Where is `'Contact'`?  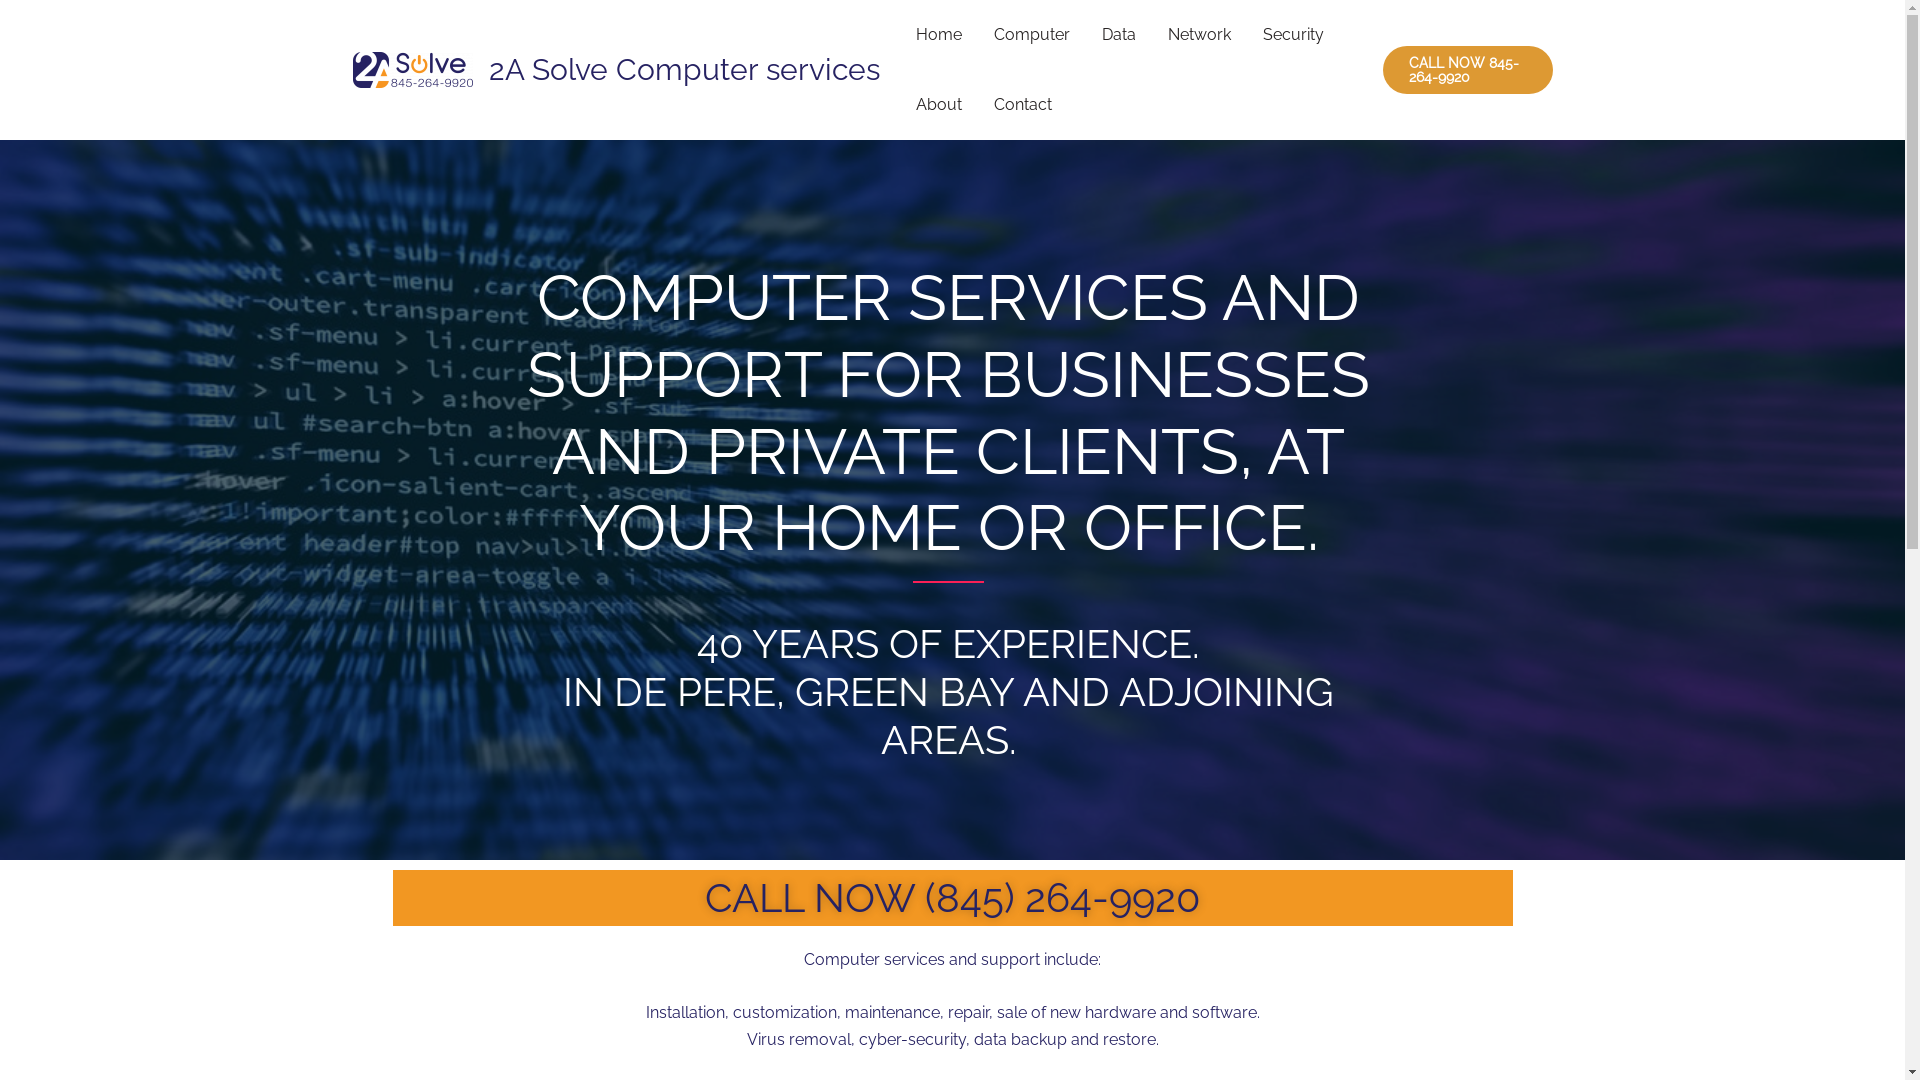
'Contact' is located at coordinates (978, 104).